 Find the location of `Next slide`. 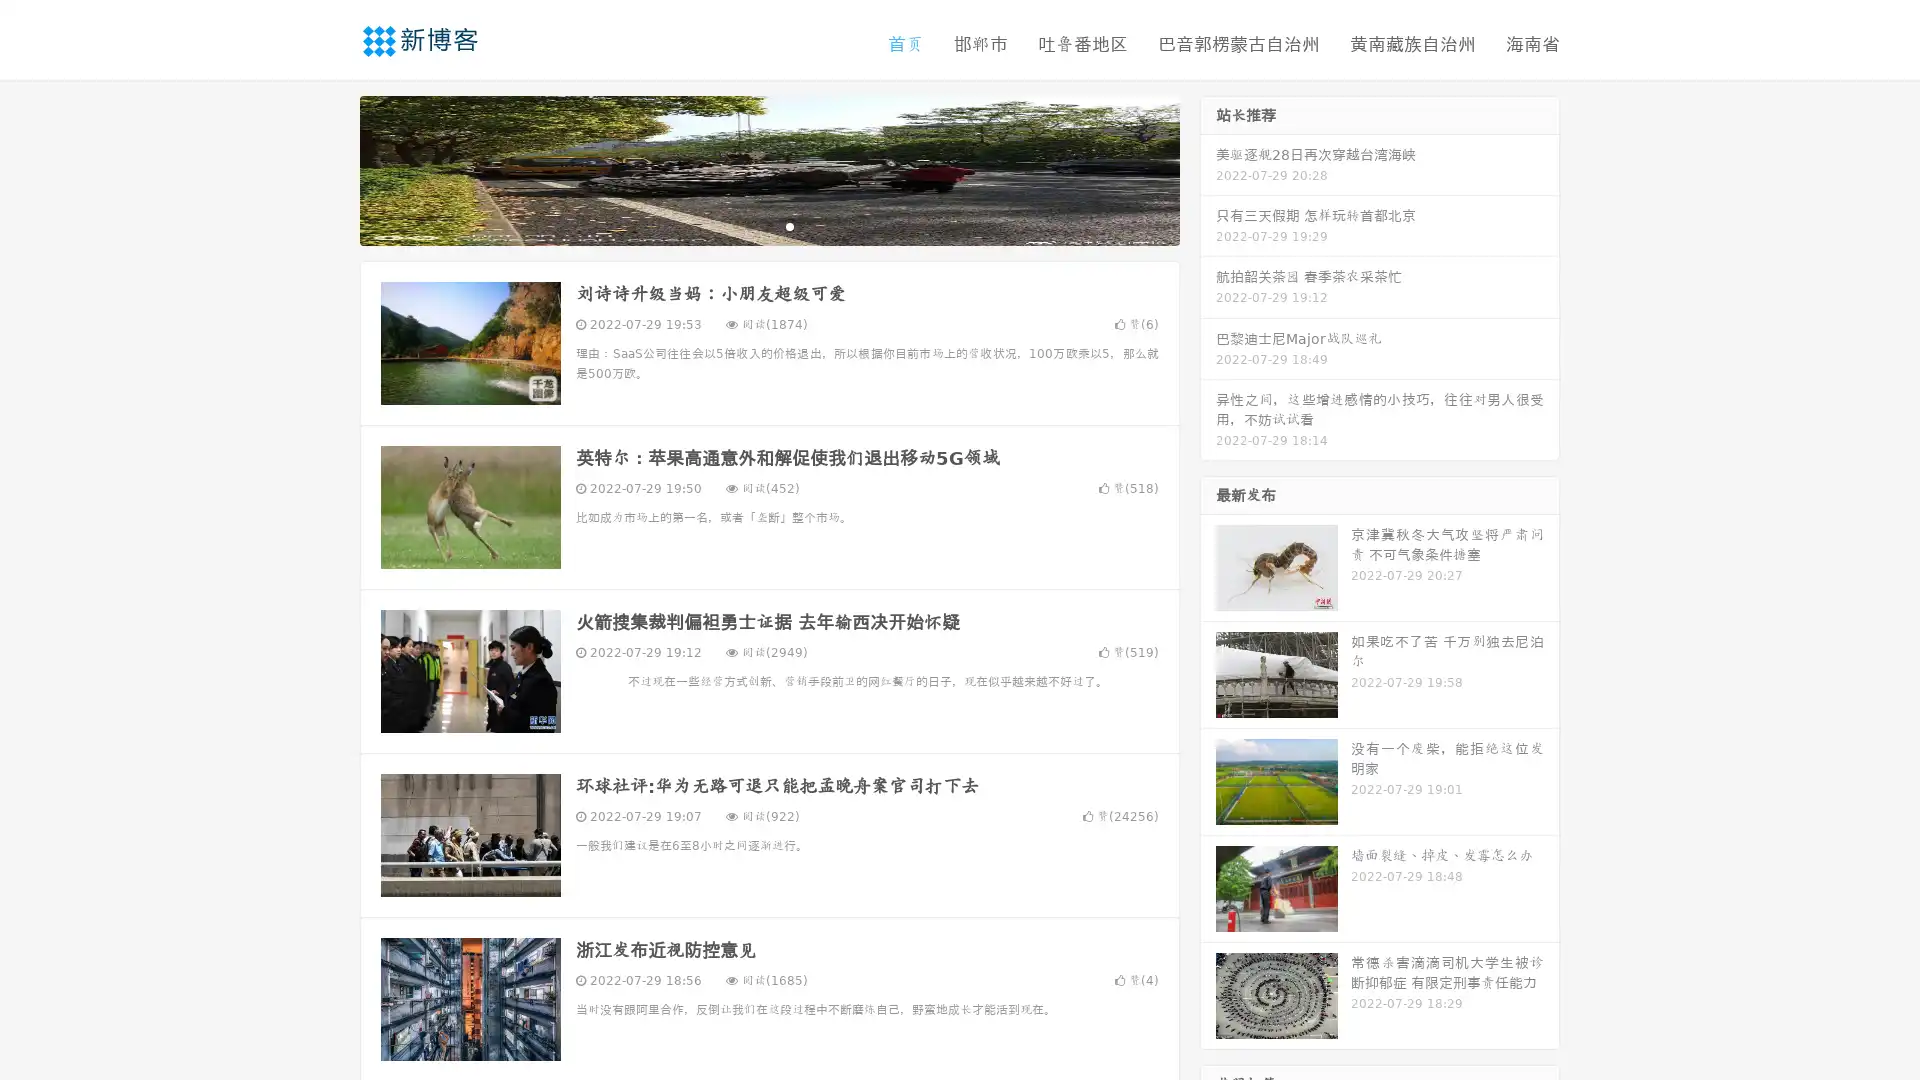

Next slide is located at coordinates (1208, 168).